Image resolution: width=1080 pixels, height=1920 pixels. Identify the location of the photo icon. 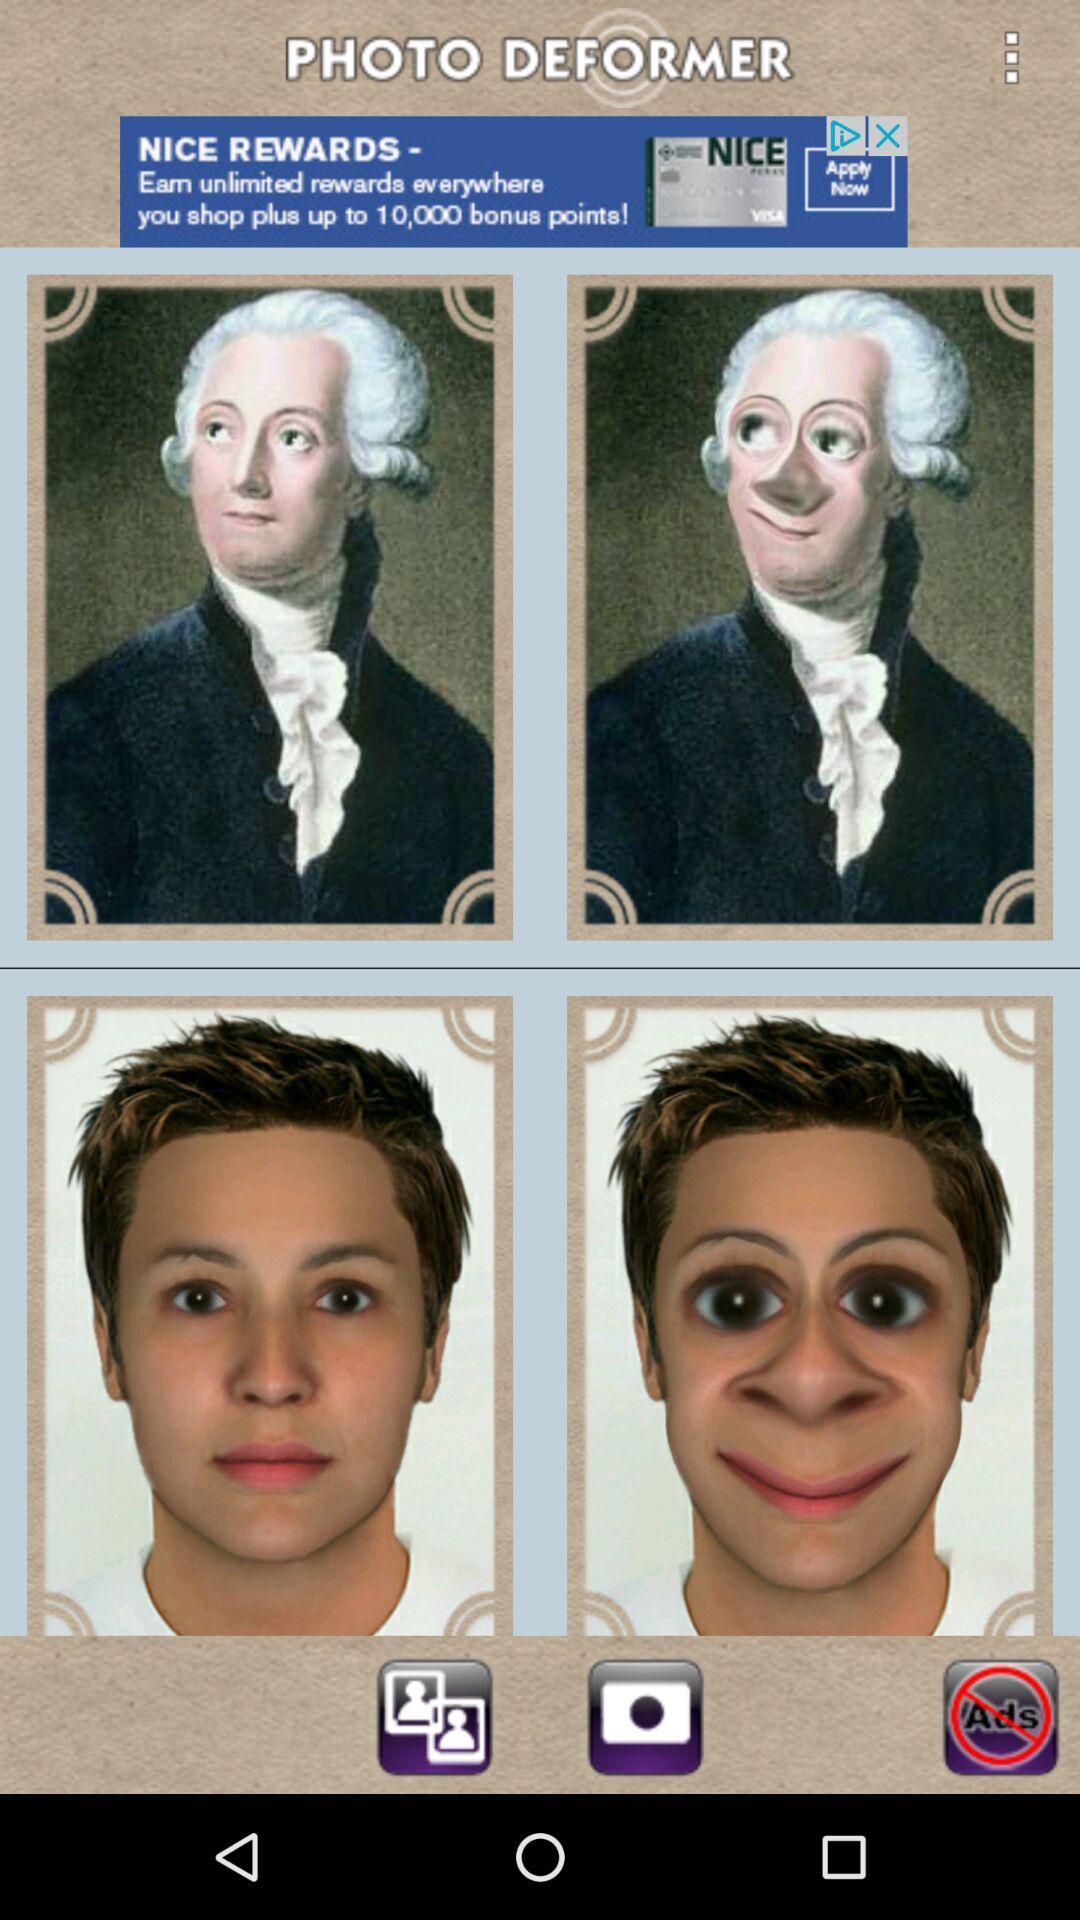
(645, 1835).